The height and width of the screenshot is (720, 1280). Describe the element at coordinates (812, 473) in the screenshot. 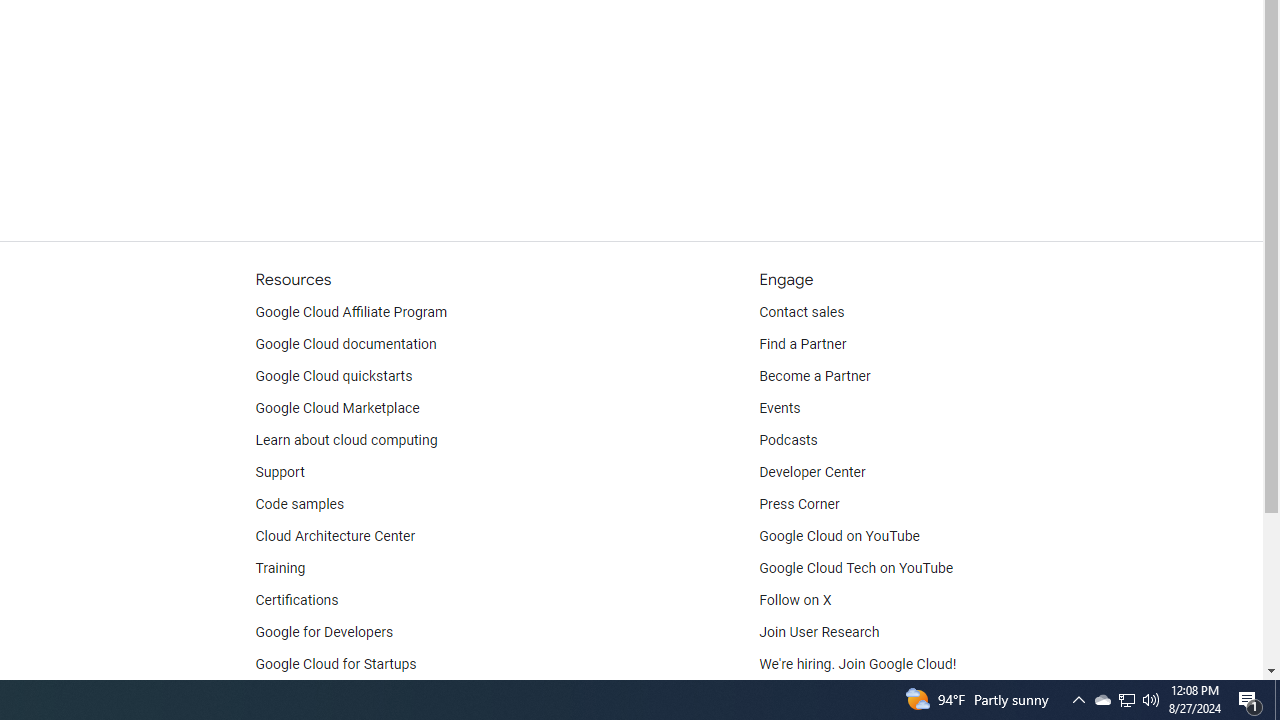

I see `'Developer Center'` at that location.